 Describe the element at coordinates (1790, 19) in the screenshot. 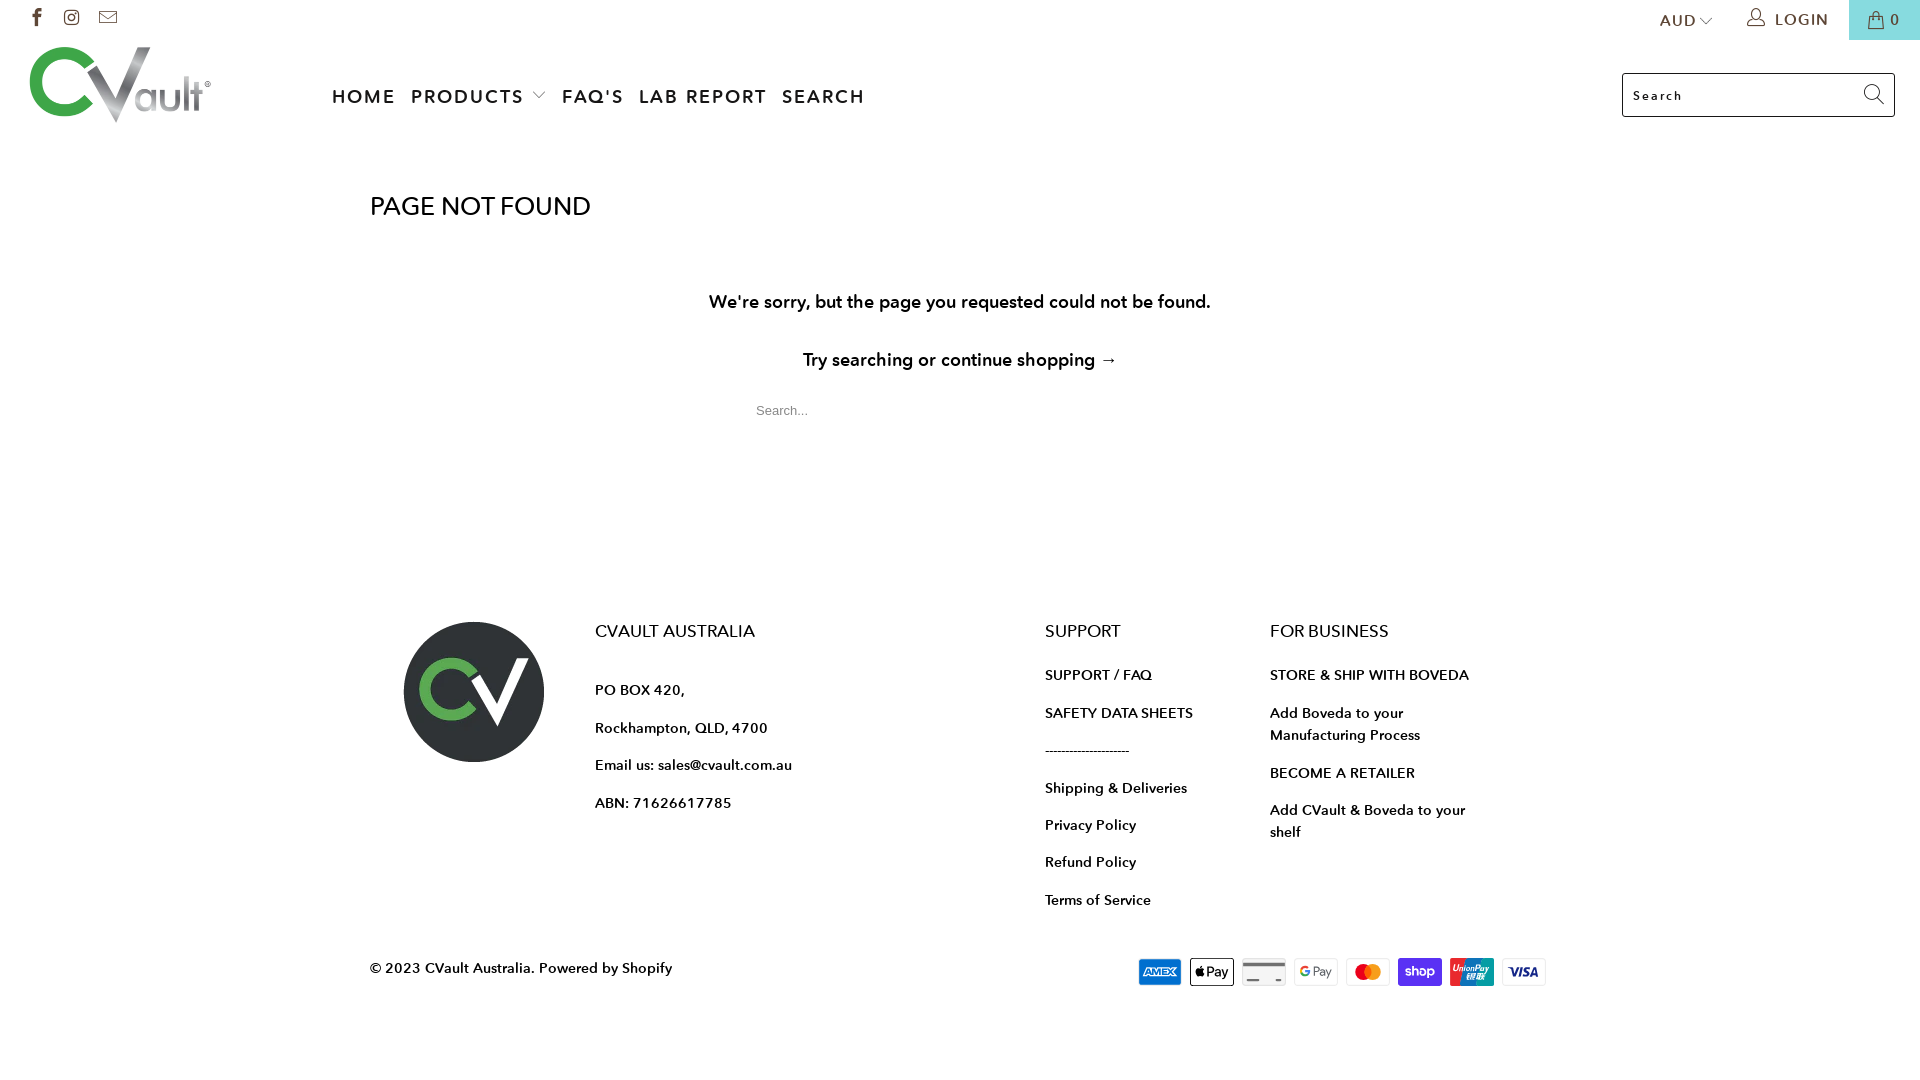

I see `'LOGIN'` at that location.